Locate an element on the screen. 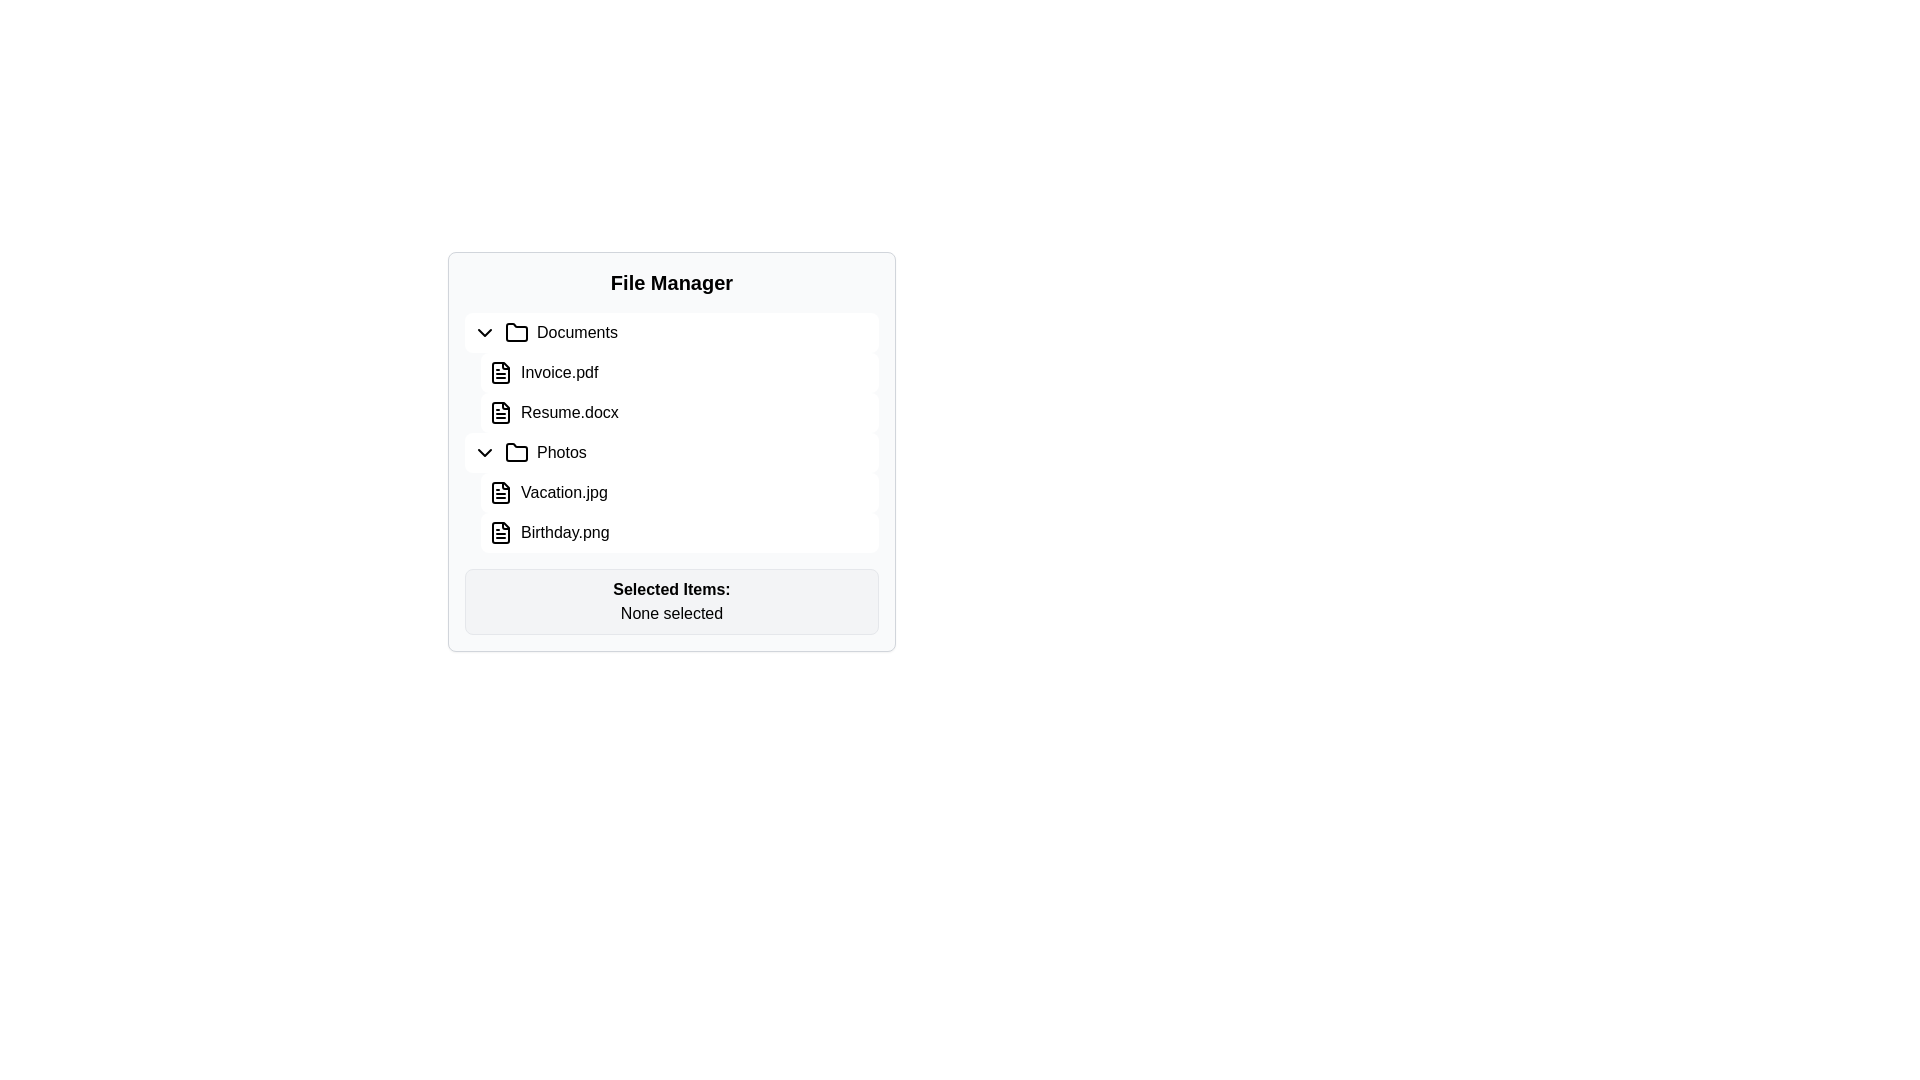  the folder icon representing the 'Photos' section, located to the left of the 'Photos' text label is located at coordinates (517, 452).